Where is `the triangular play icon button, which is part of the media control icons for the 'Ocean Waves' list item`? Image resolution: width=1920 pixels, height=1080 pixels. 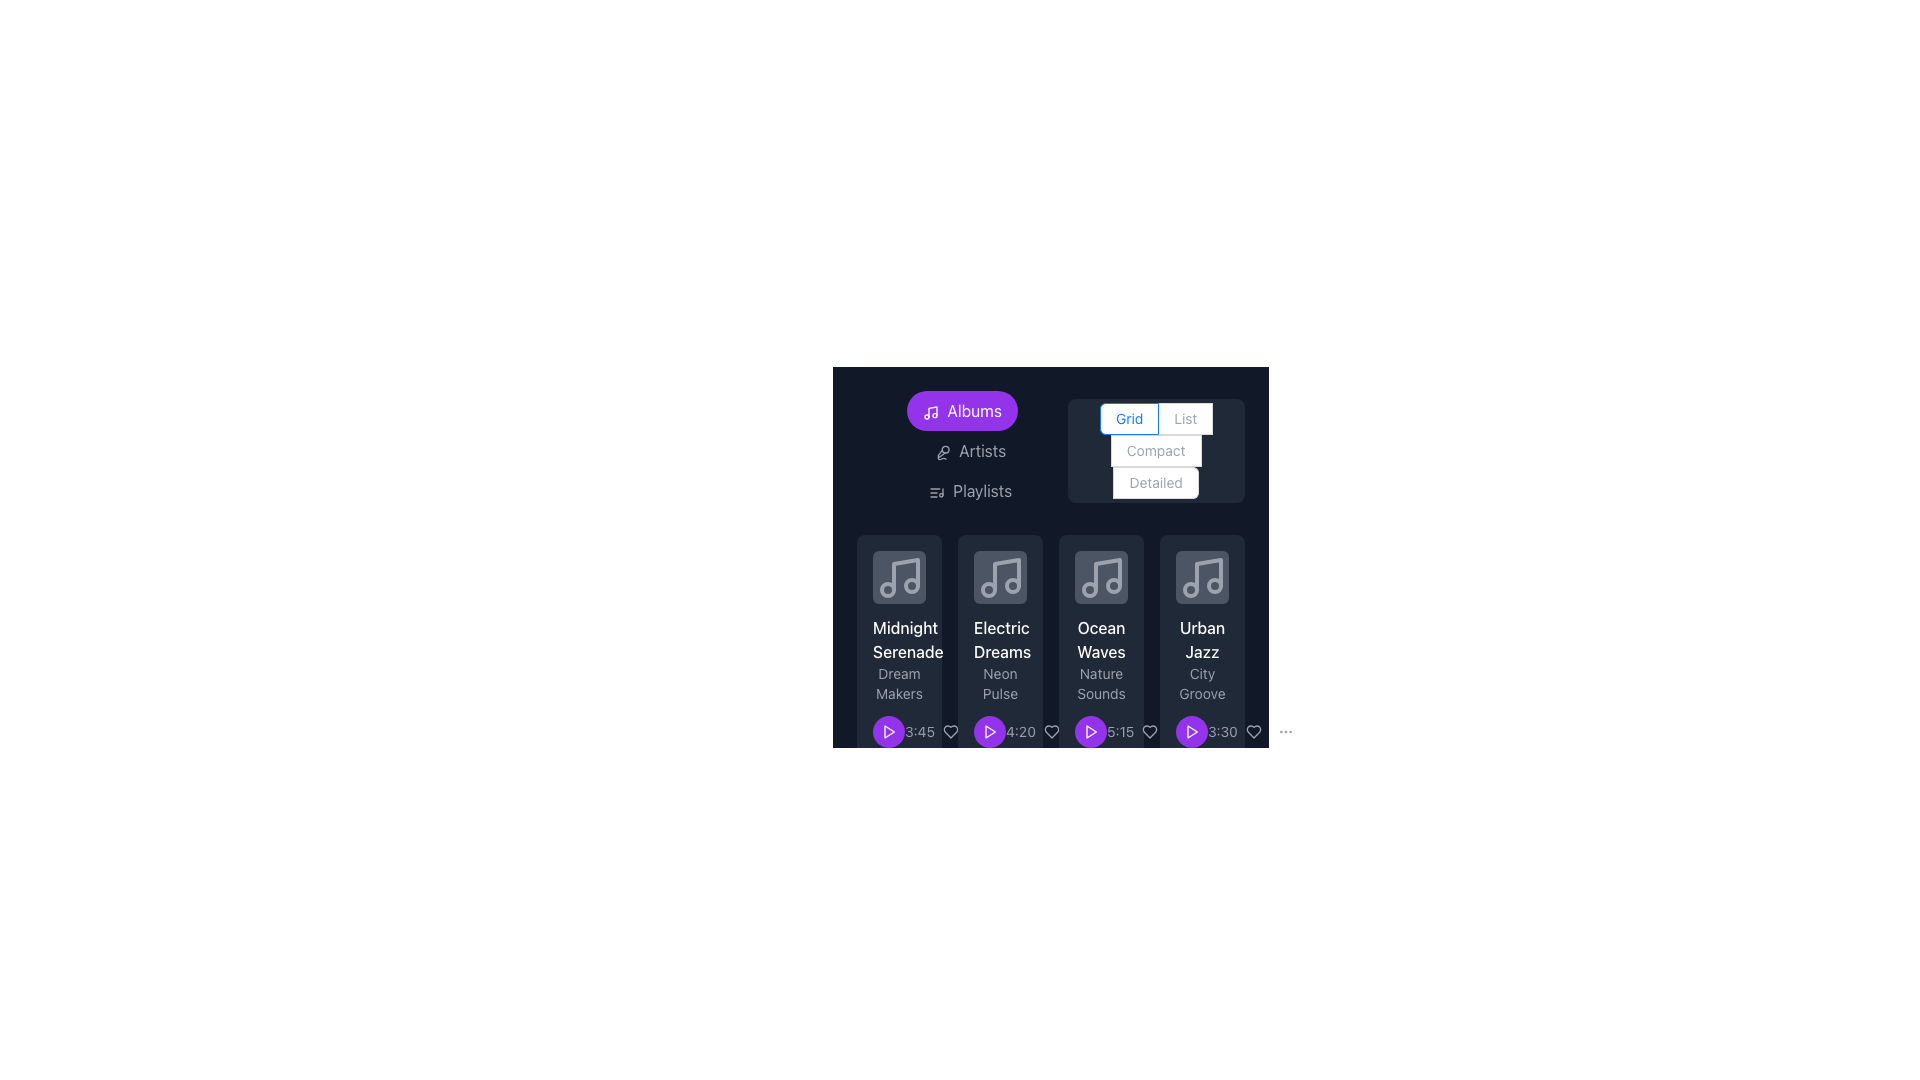
the triangular play icon button, which is part of the media control icons for the 'Ocean Waves' list item is located at coordinates (1090, 732).